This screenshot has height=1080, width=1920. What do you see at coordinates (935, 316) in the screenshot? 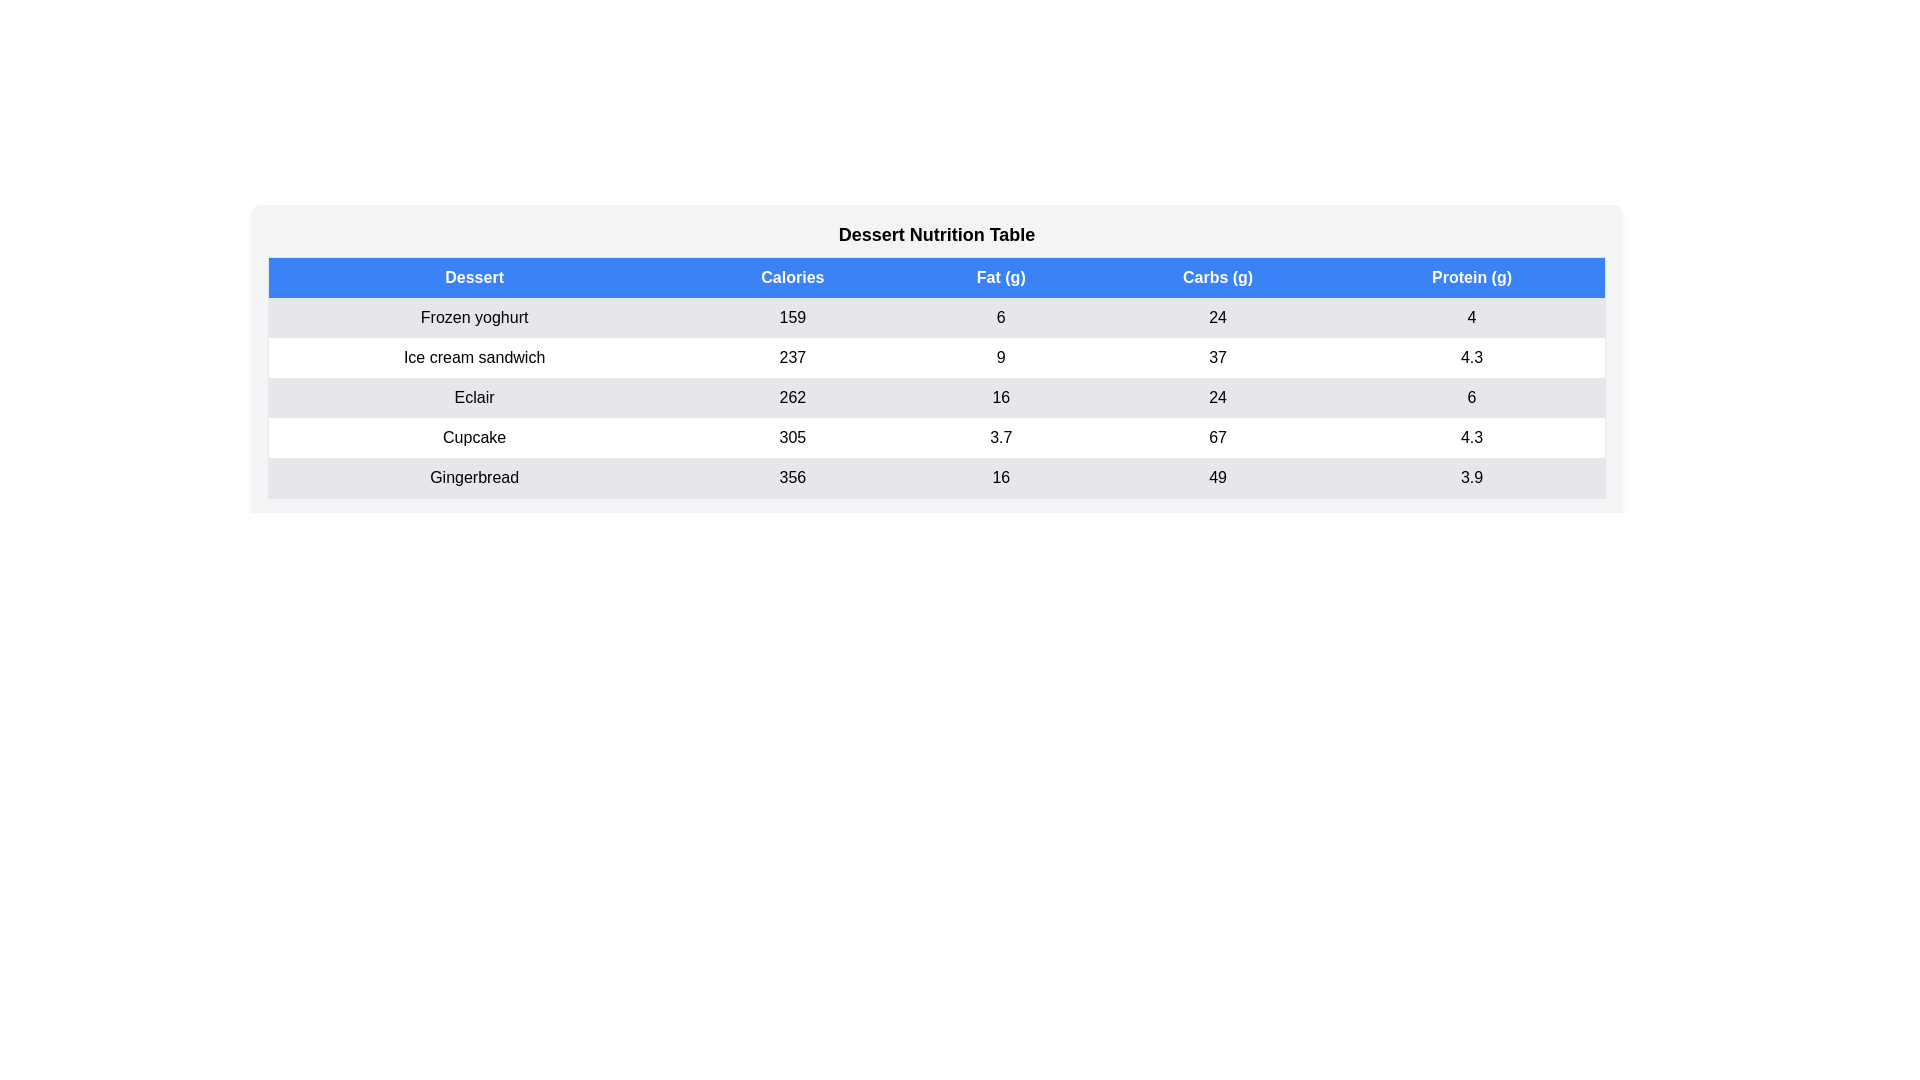
I see `the row corresponding to Frozen yoghurt` at bounding box center [935, 316].